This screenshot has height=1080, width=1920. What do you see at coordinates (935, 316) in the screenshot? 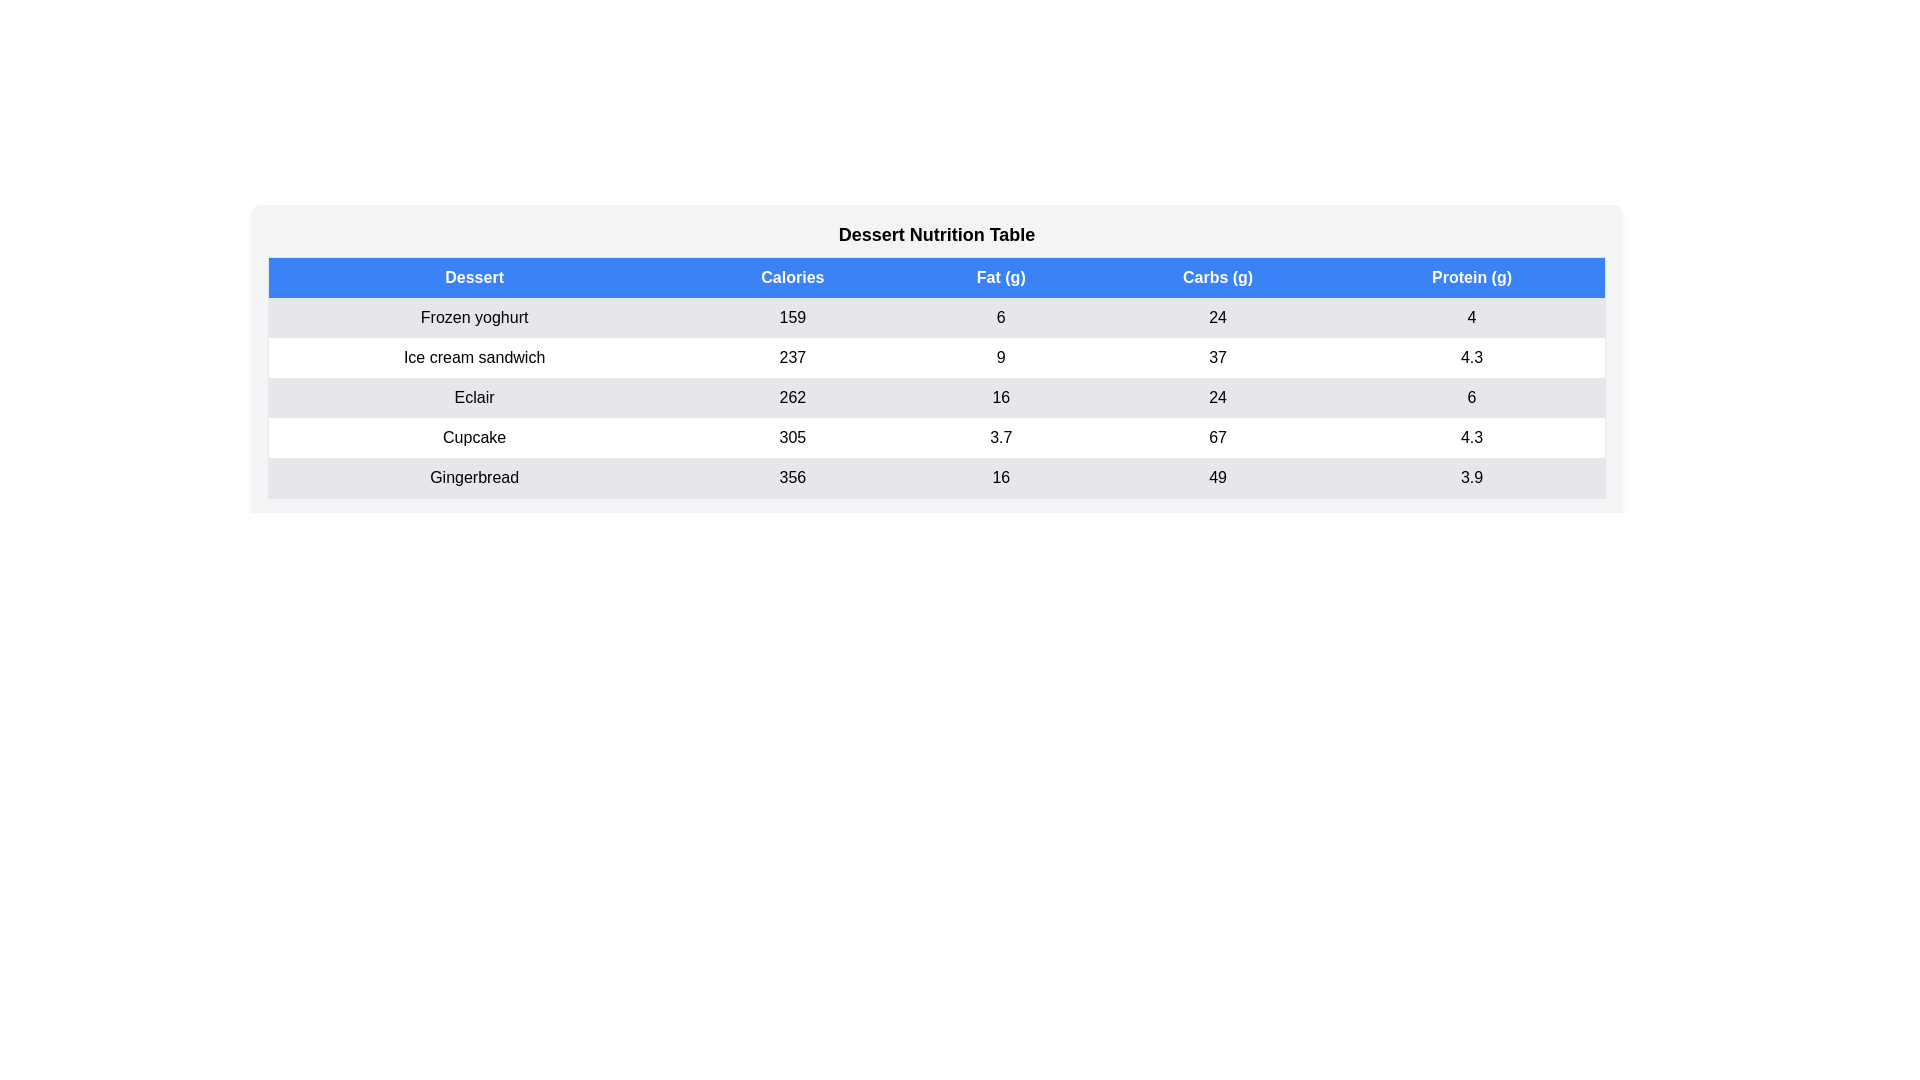
I see `the row corresponding to Frozen yoghurt` at bounding box center [935, 316].